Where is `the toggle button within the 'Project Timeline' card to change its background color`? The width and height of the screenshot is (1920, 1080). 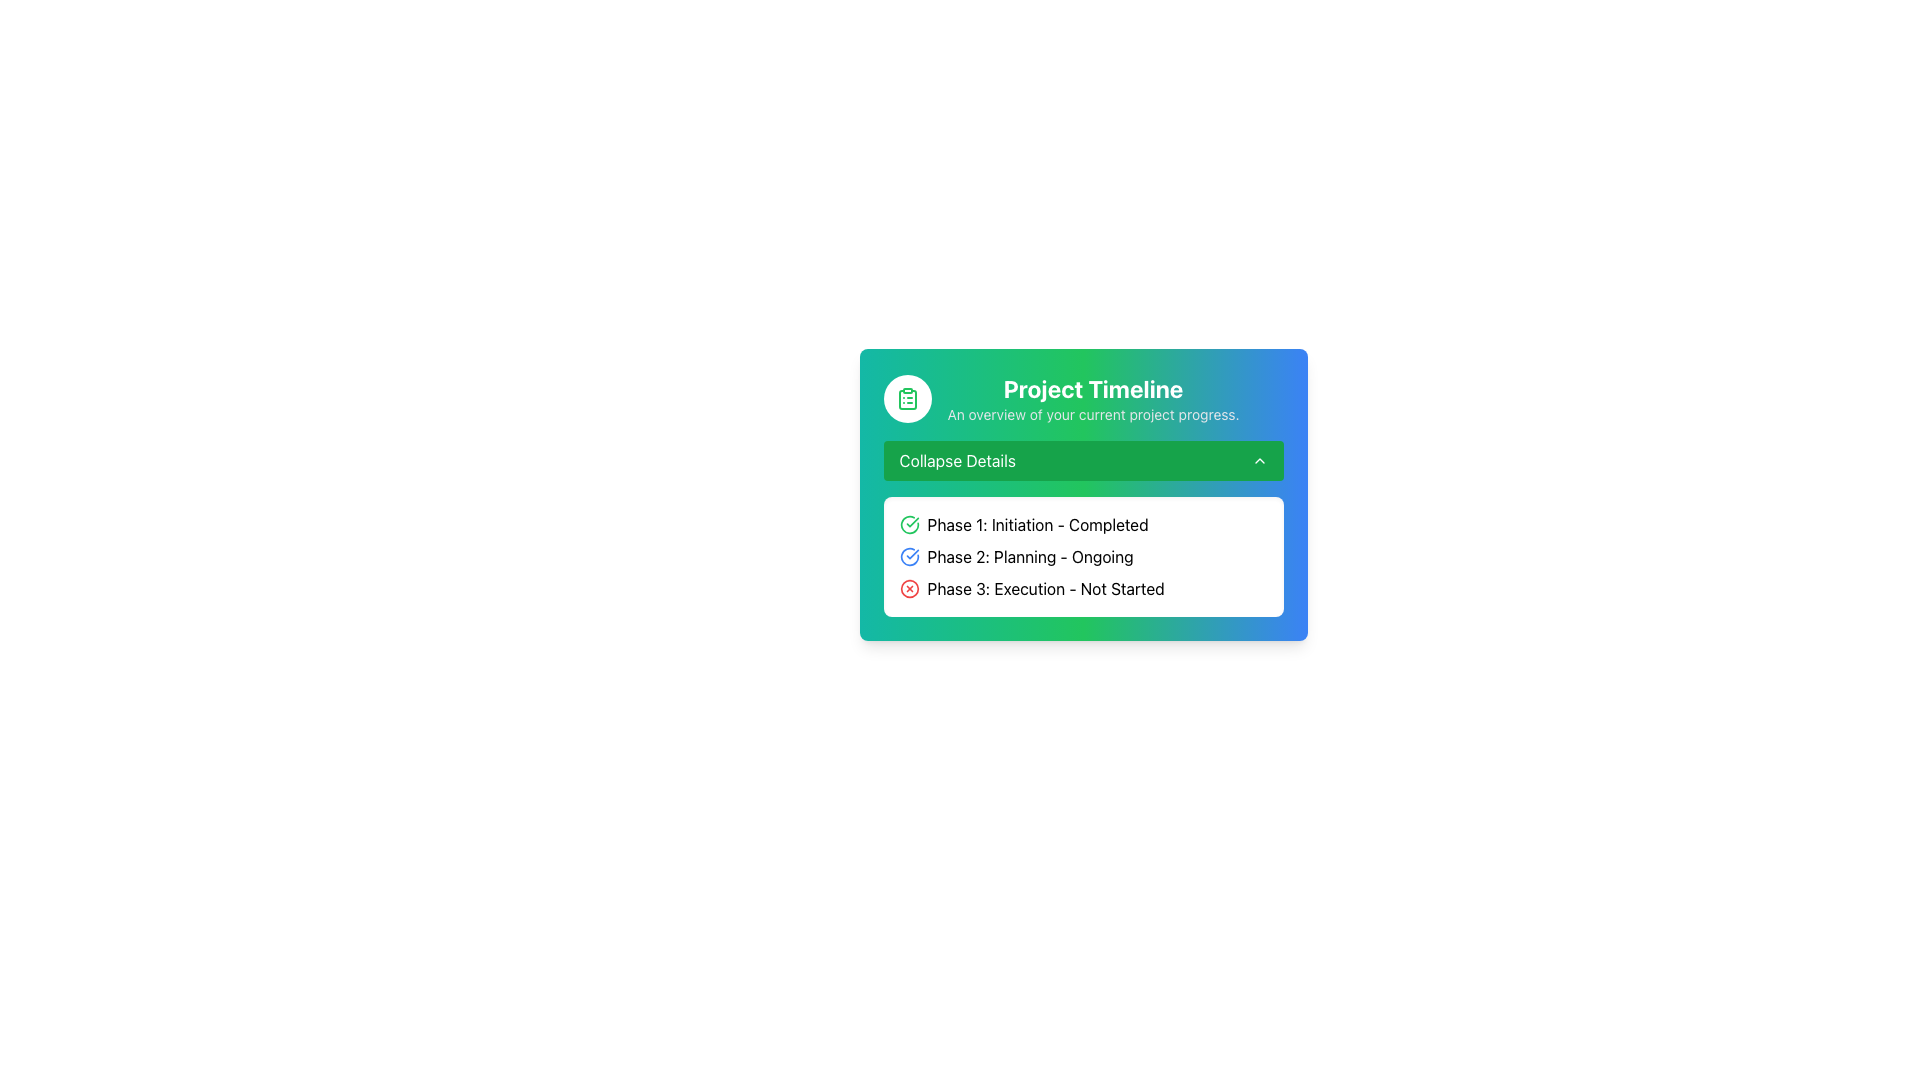
the toggle button within the 'Project Timeline' card to change its background color is located at coordinates (1082, 461).